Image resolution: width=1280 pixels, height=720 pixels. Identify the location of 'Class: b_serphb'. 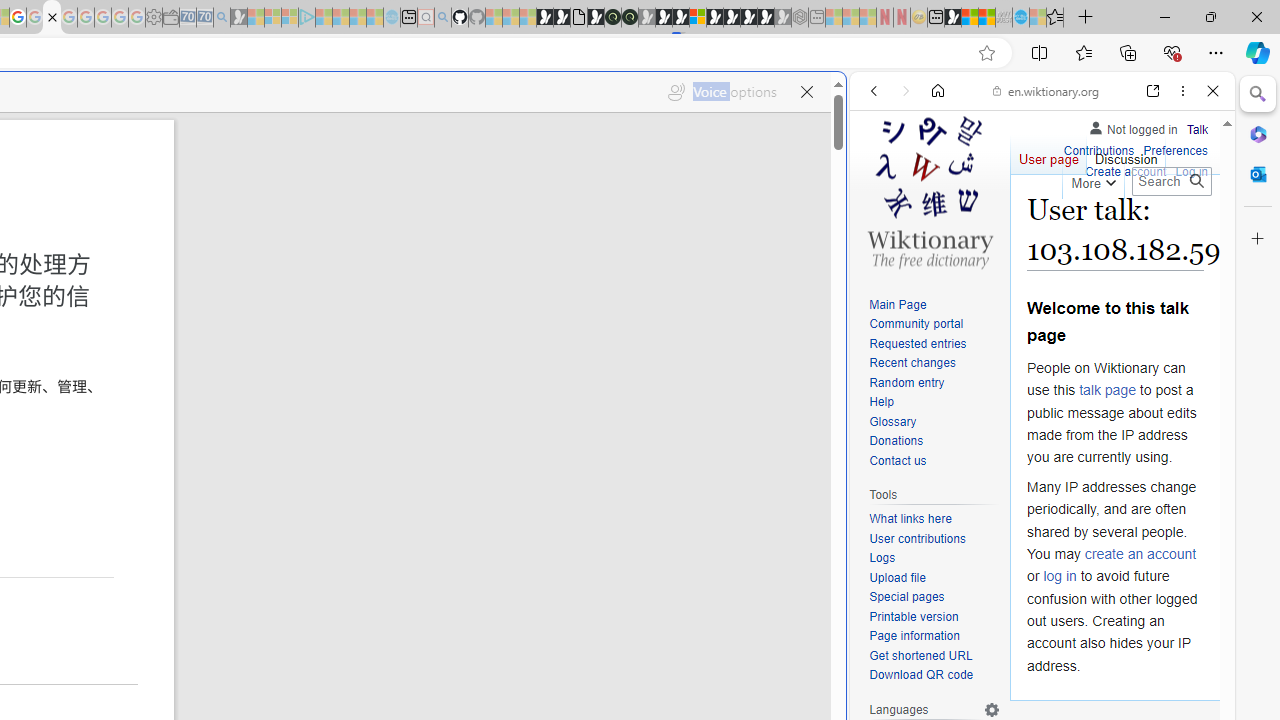
(1190, 229).